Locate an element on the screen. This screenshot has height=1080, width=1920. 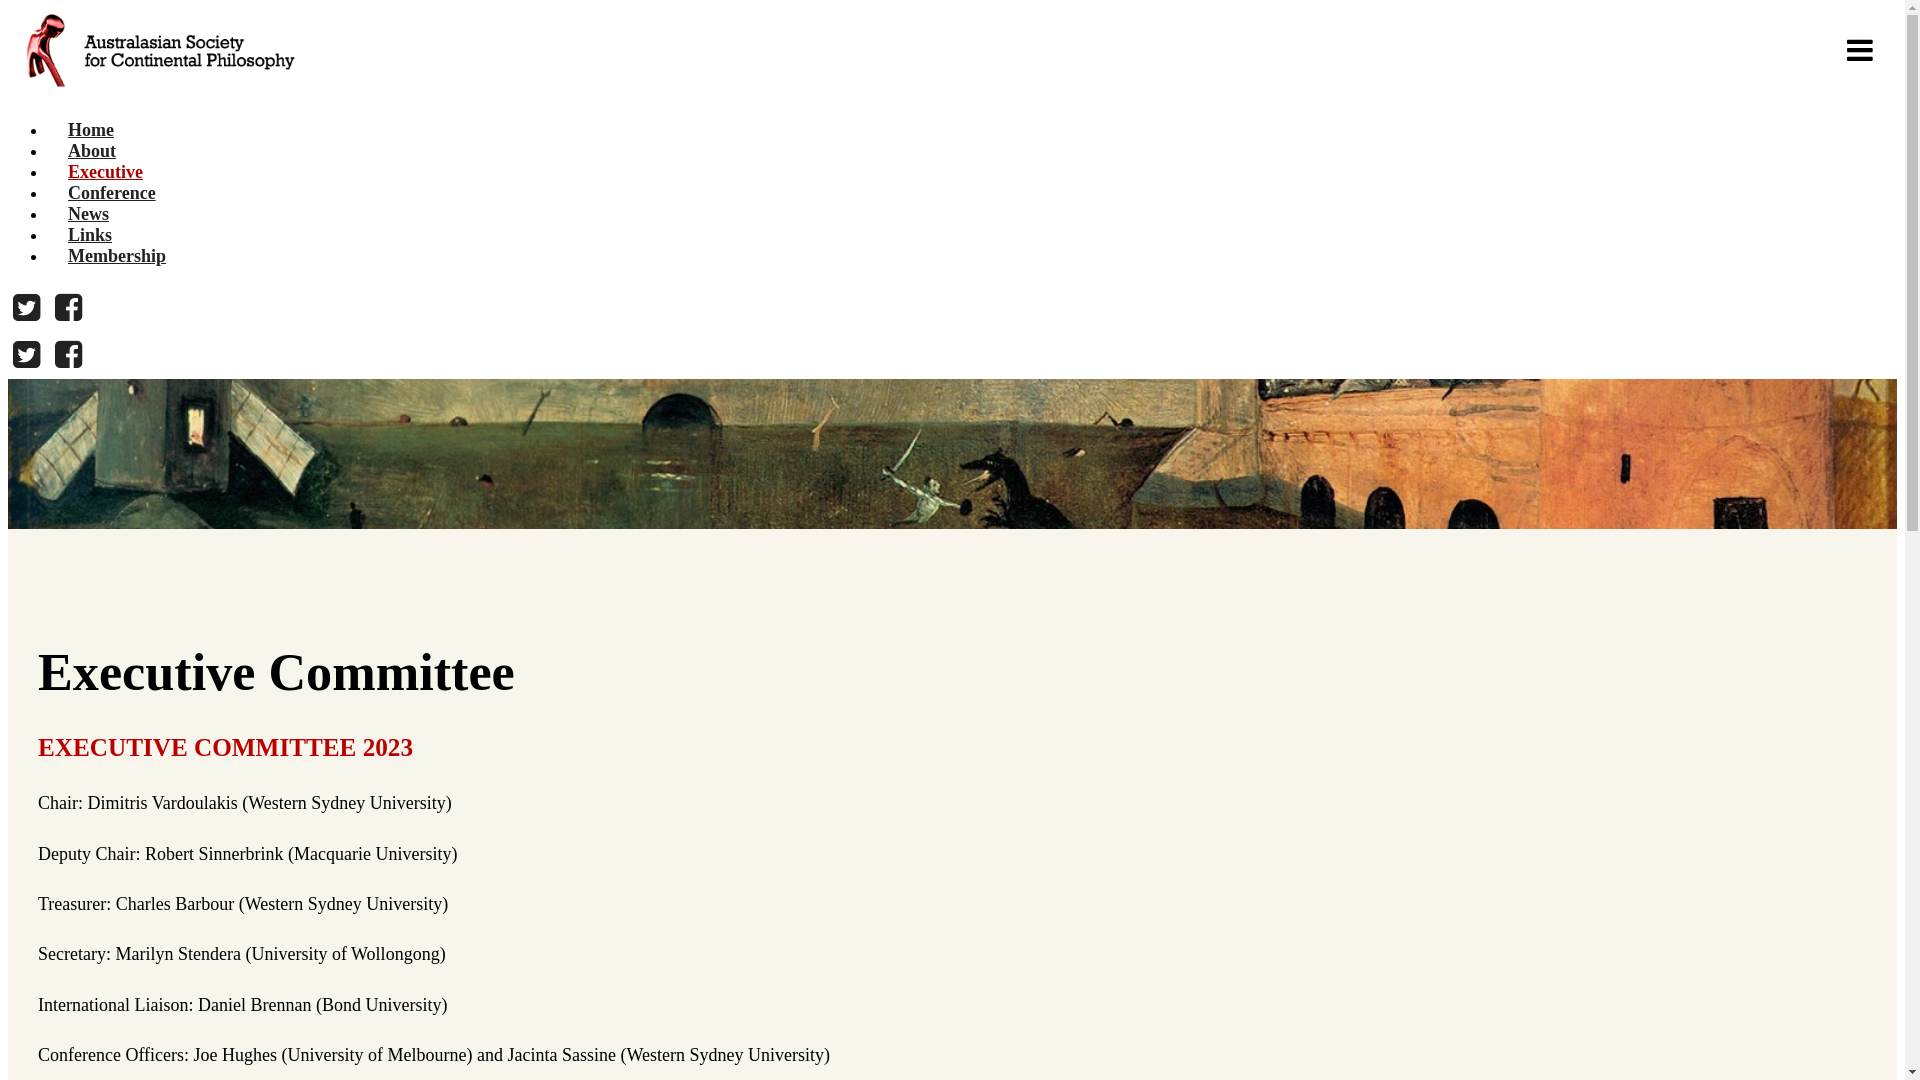
'ASCP Facebook Group' is located at coordinates (68, 308).